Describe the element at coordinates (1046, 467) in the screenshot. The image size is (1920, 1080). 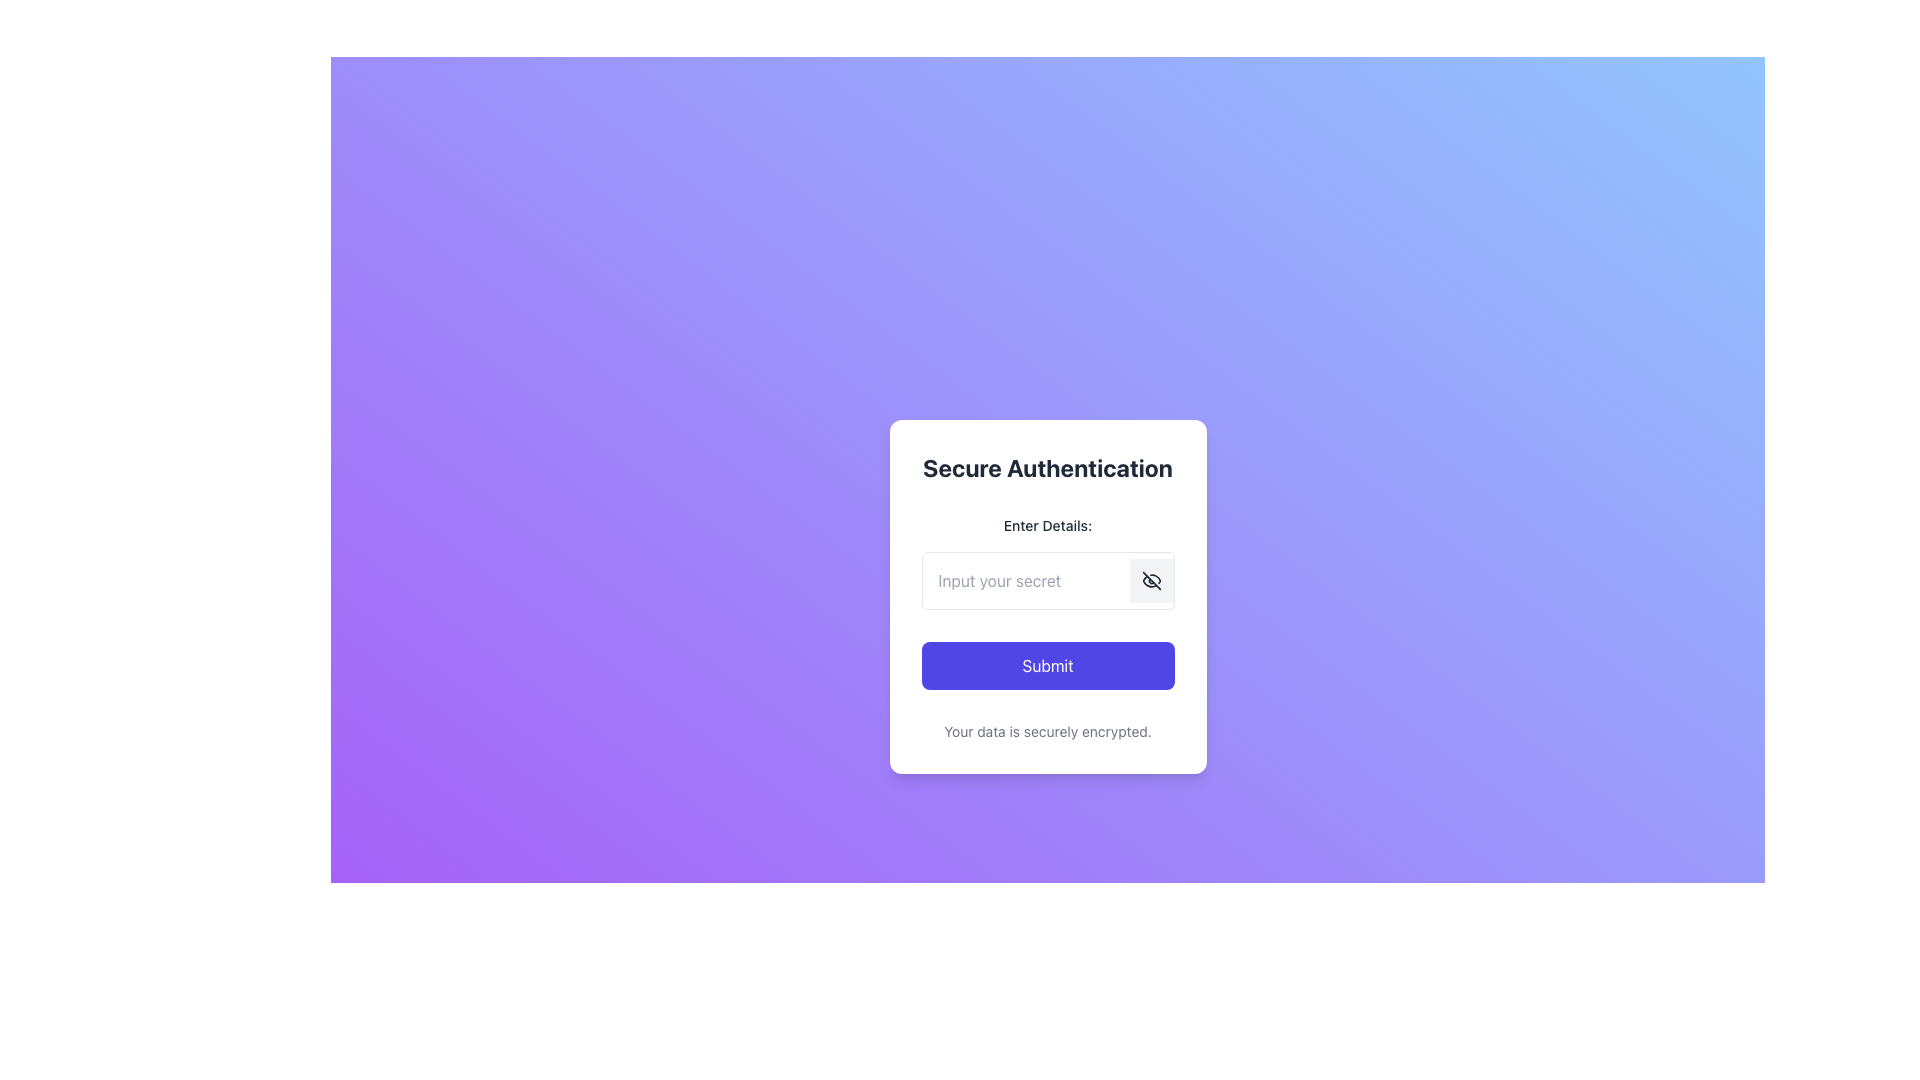
I see `the heading element that introduces the authentication process in the white modal box, positioned above the 'Enter Details:' label` at that location.